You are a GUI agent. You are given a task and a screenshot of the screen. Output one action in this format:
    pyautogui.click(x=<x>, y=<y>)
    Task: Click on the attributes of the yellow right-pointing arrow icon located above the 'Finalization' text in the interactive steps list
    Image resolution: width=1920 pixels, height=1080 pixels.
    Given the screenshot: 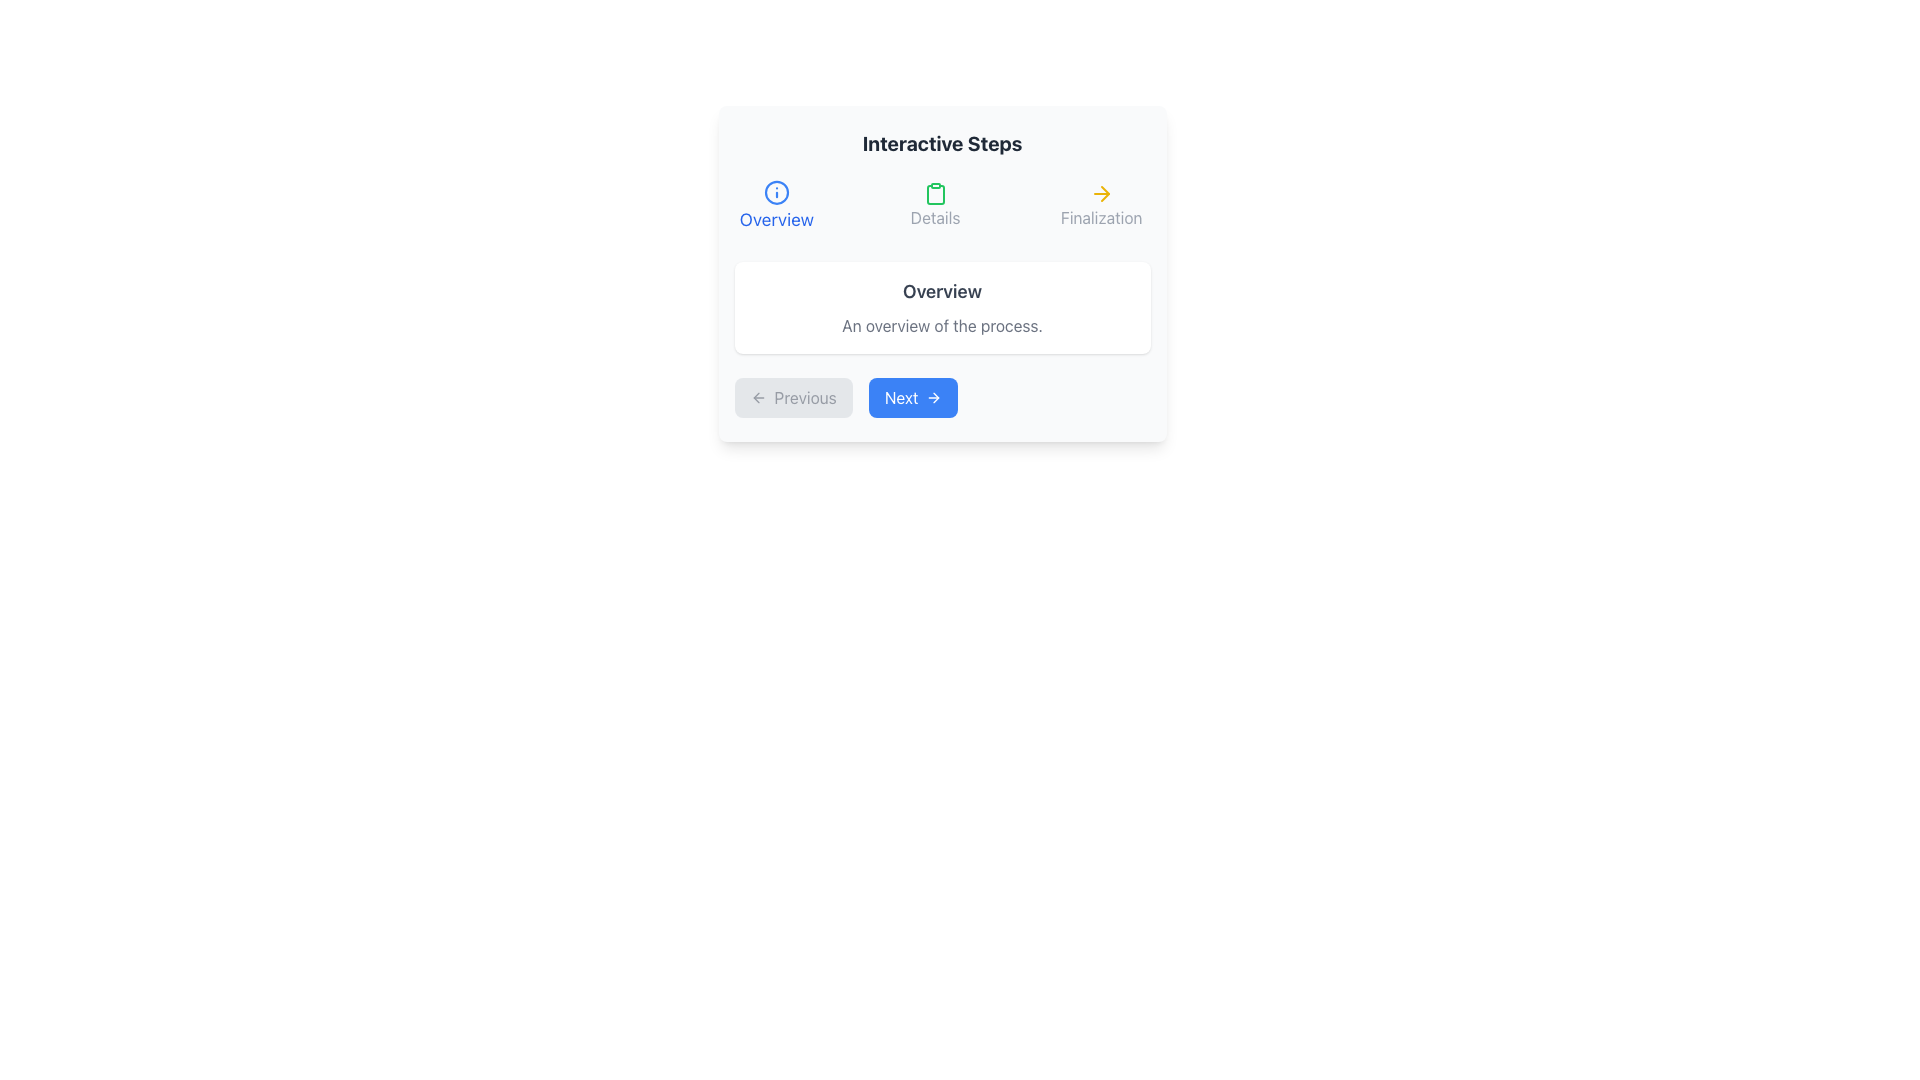 What is the action you would take?
    pyautogui.click(x=1100, y=193)
    